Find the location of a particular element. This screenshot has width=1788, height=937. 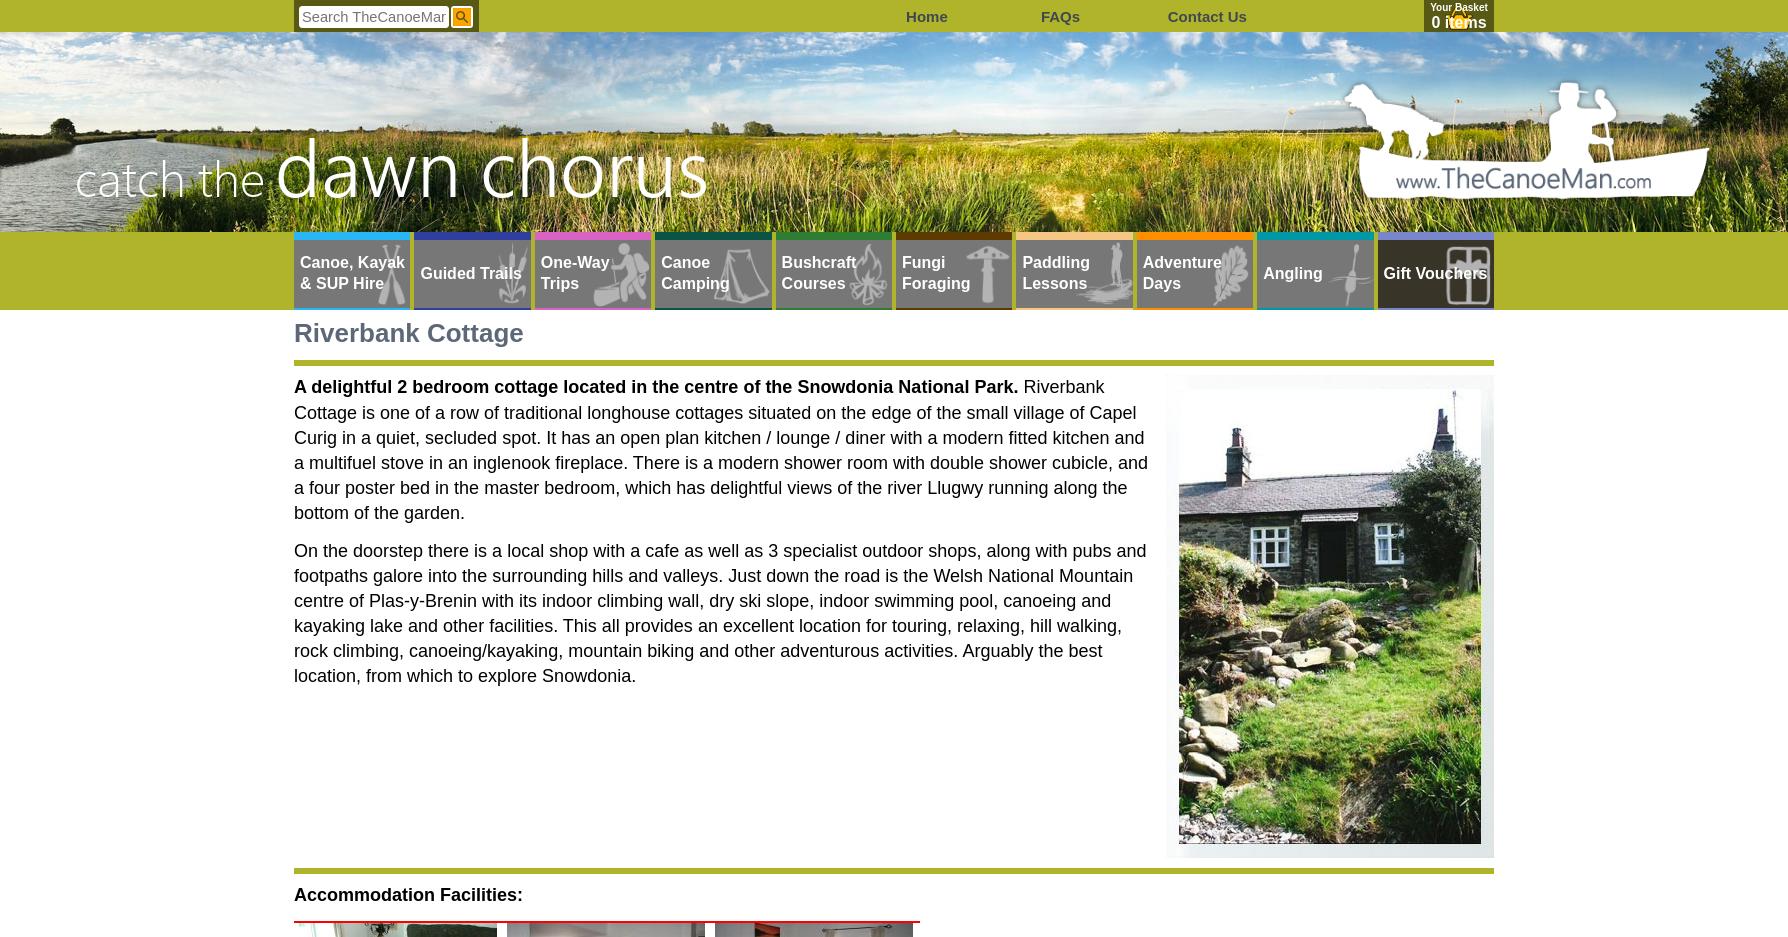

'catch the' is located at coordinates (170, 176).